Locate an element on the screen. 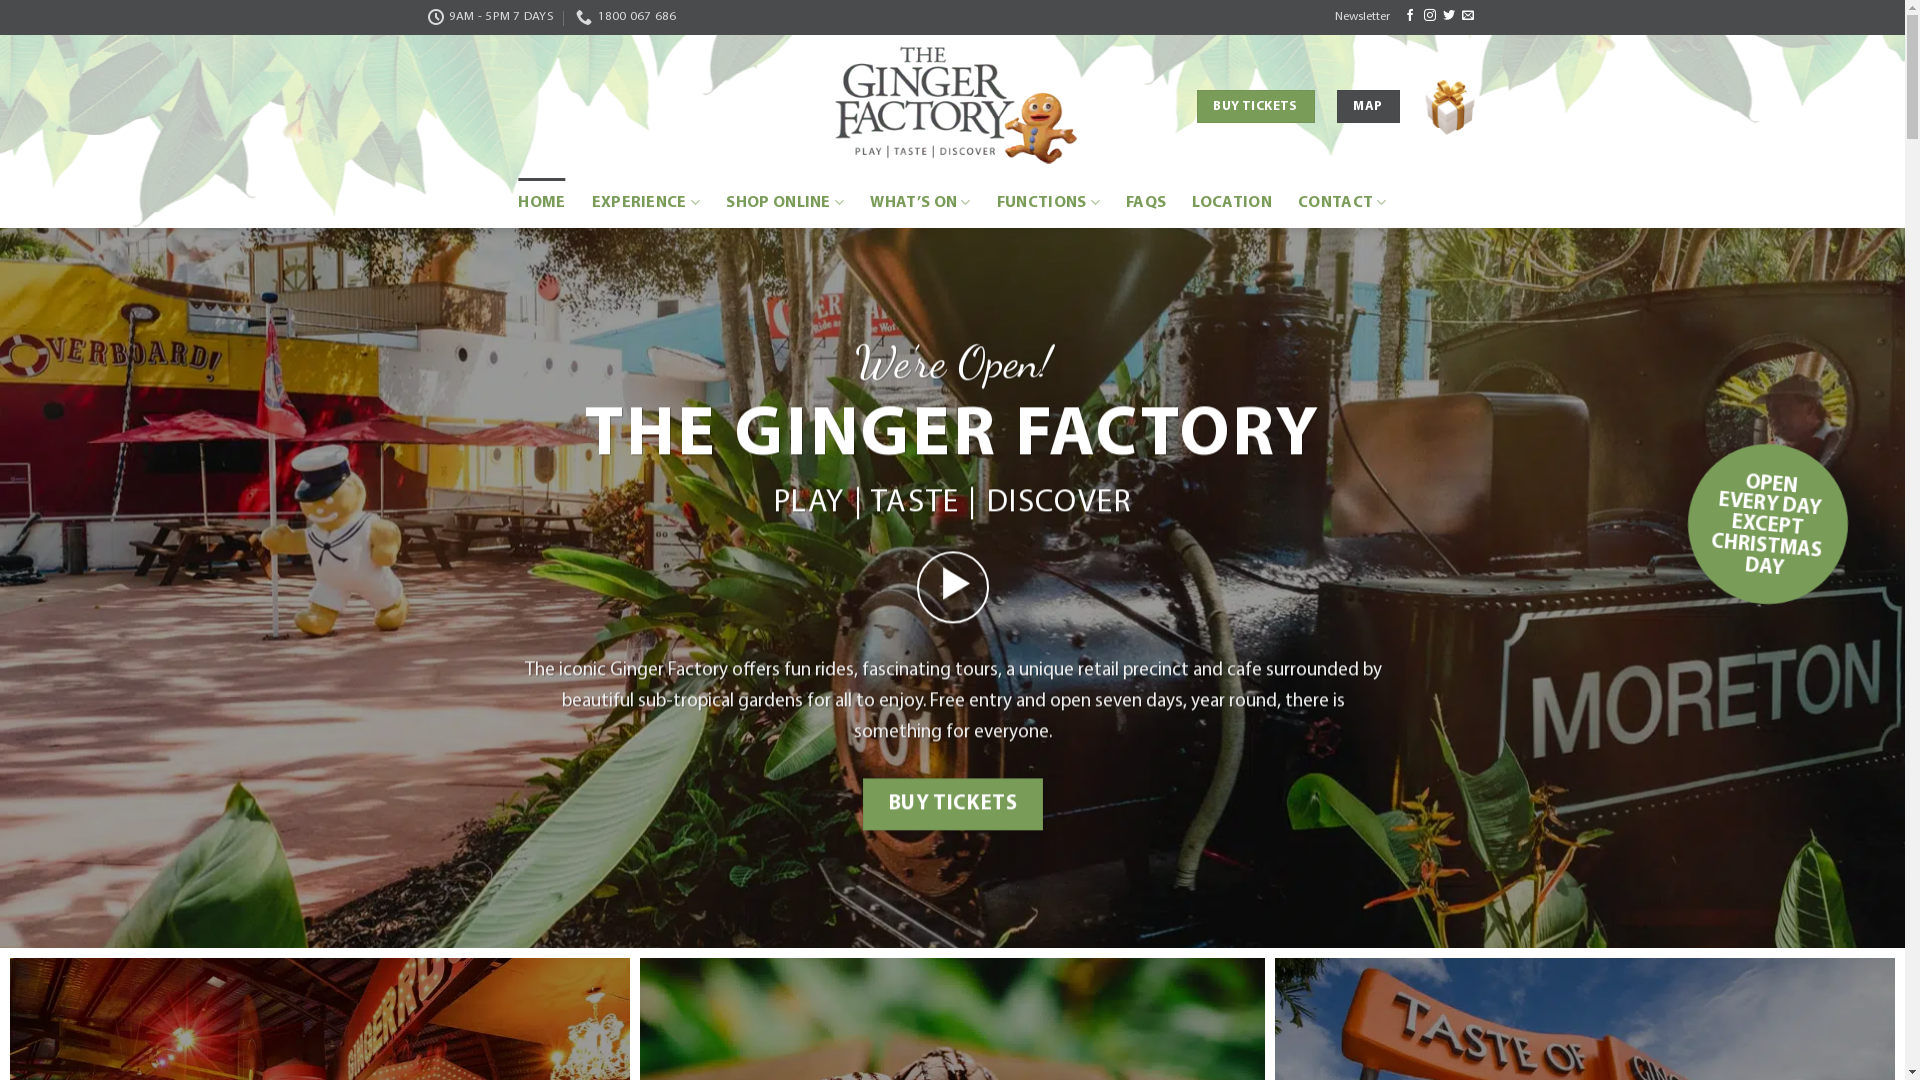 This screenshot has width=1920, height=1080. 'SHOP ONLINE' is located at coordinates (724, 203).